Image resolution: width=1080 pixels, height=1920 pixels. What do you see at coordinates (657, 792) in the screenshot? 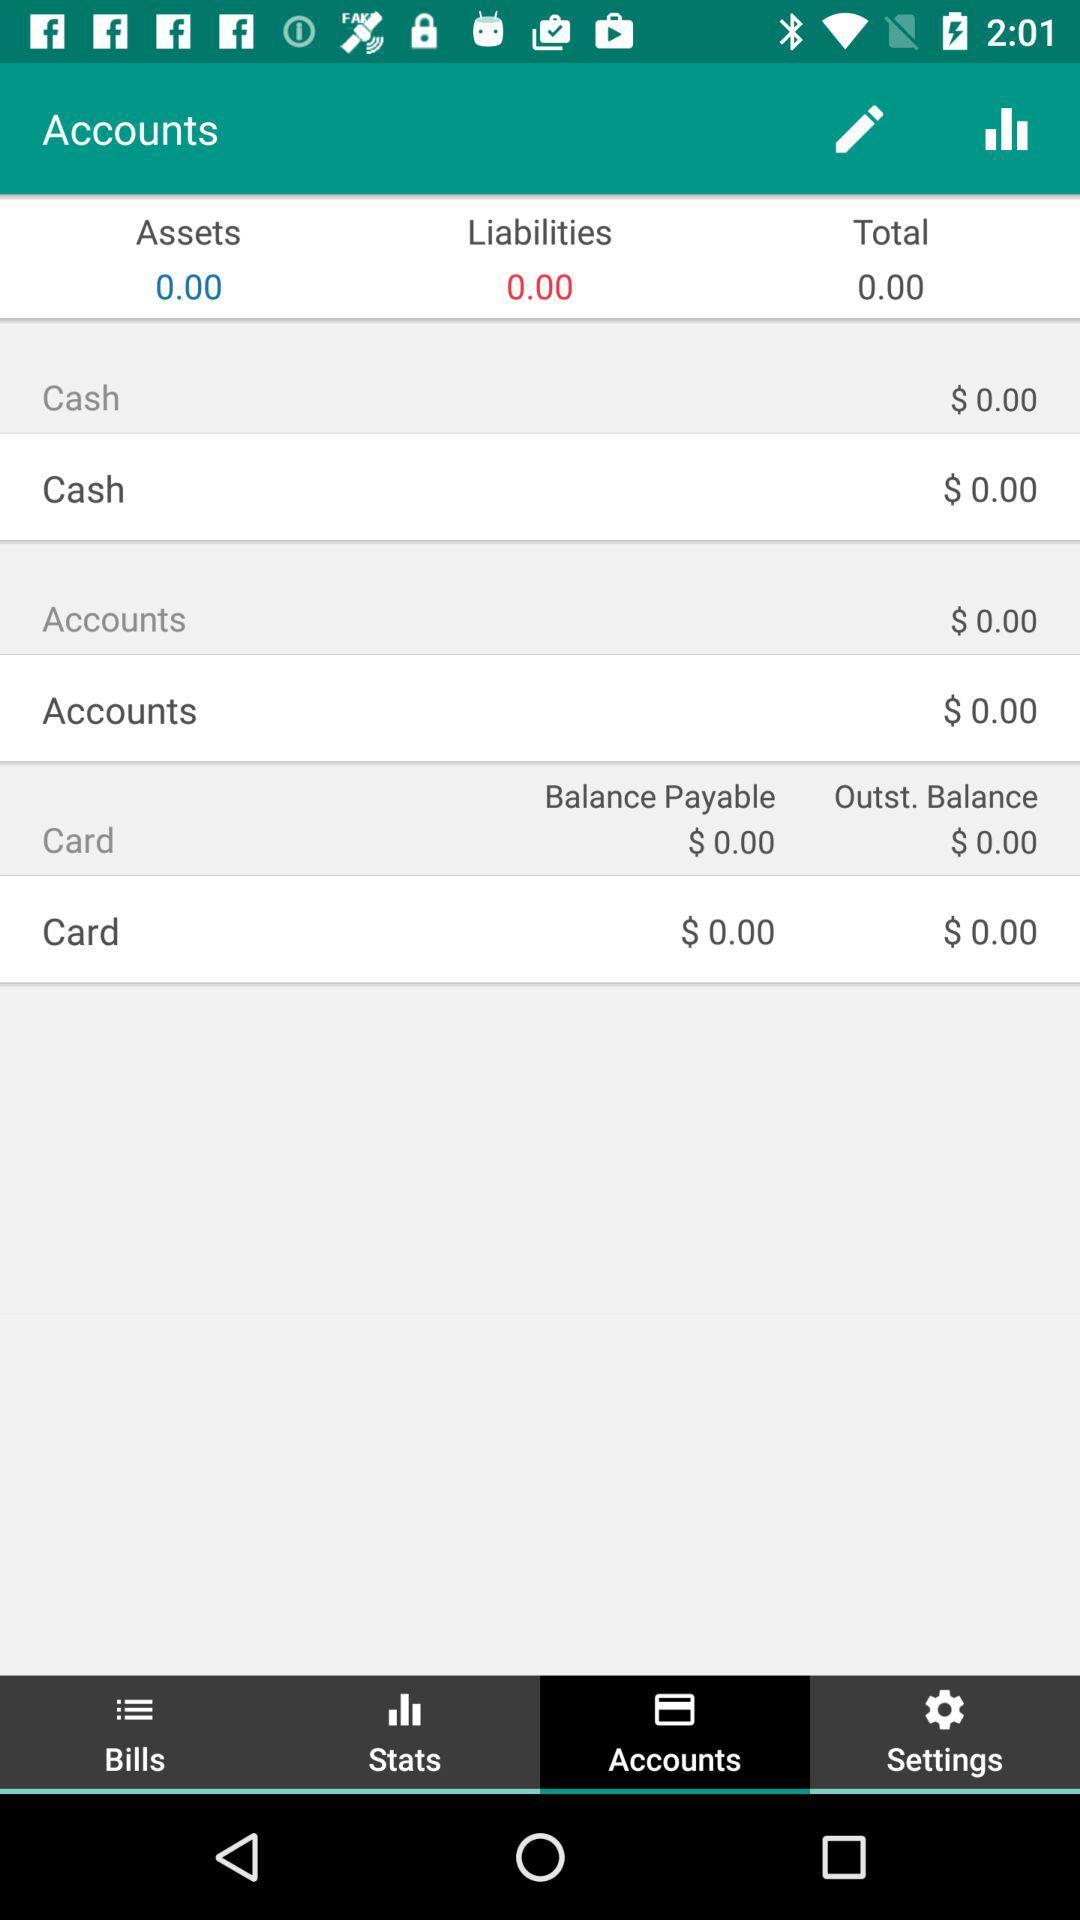
I see `icon below accounts` at bounding box center [657, 792].